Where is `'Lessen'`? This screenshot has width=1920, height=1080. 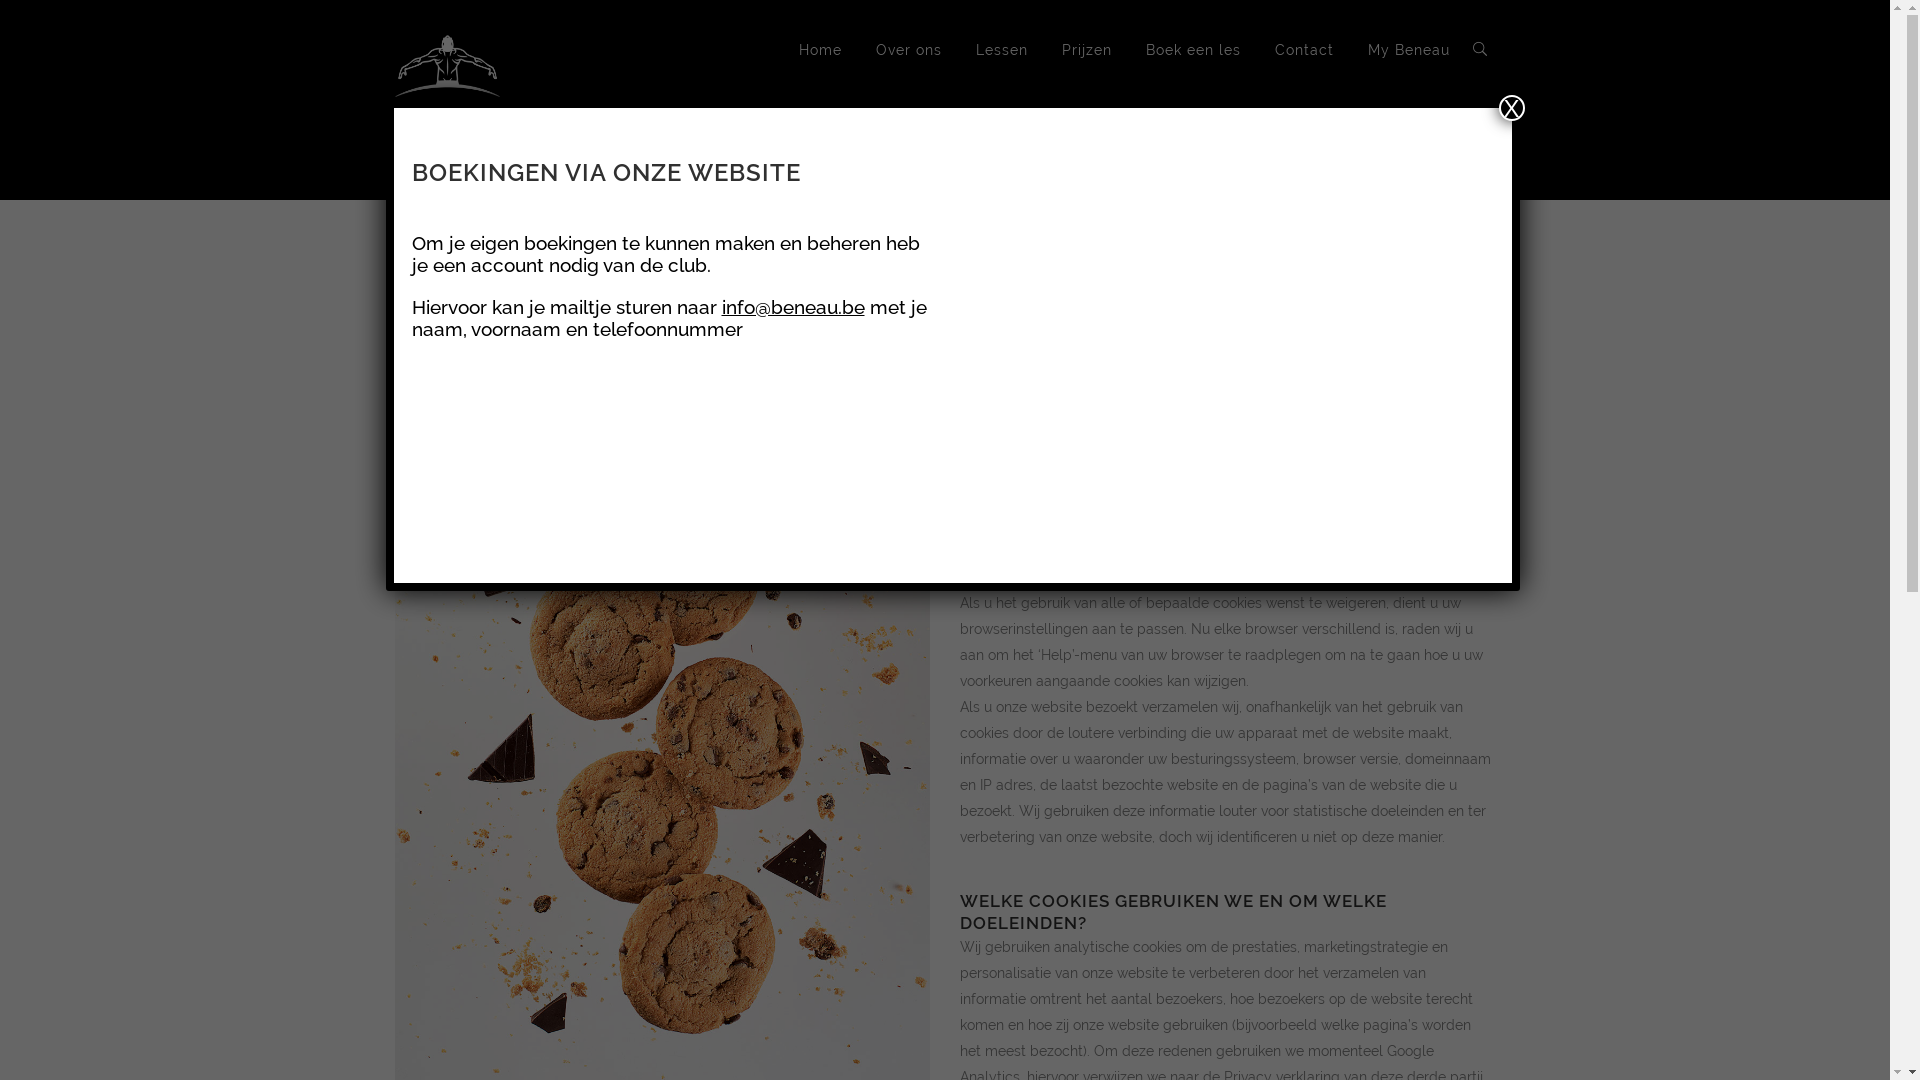
'Lessen' is located at coordinates (1002, 49).